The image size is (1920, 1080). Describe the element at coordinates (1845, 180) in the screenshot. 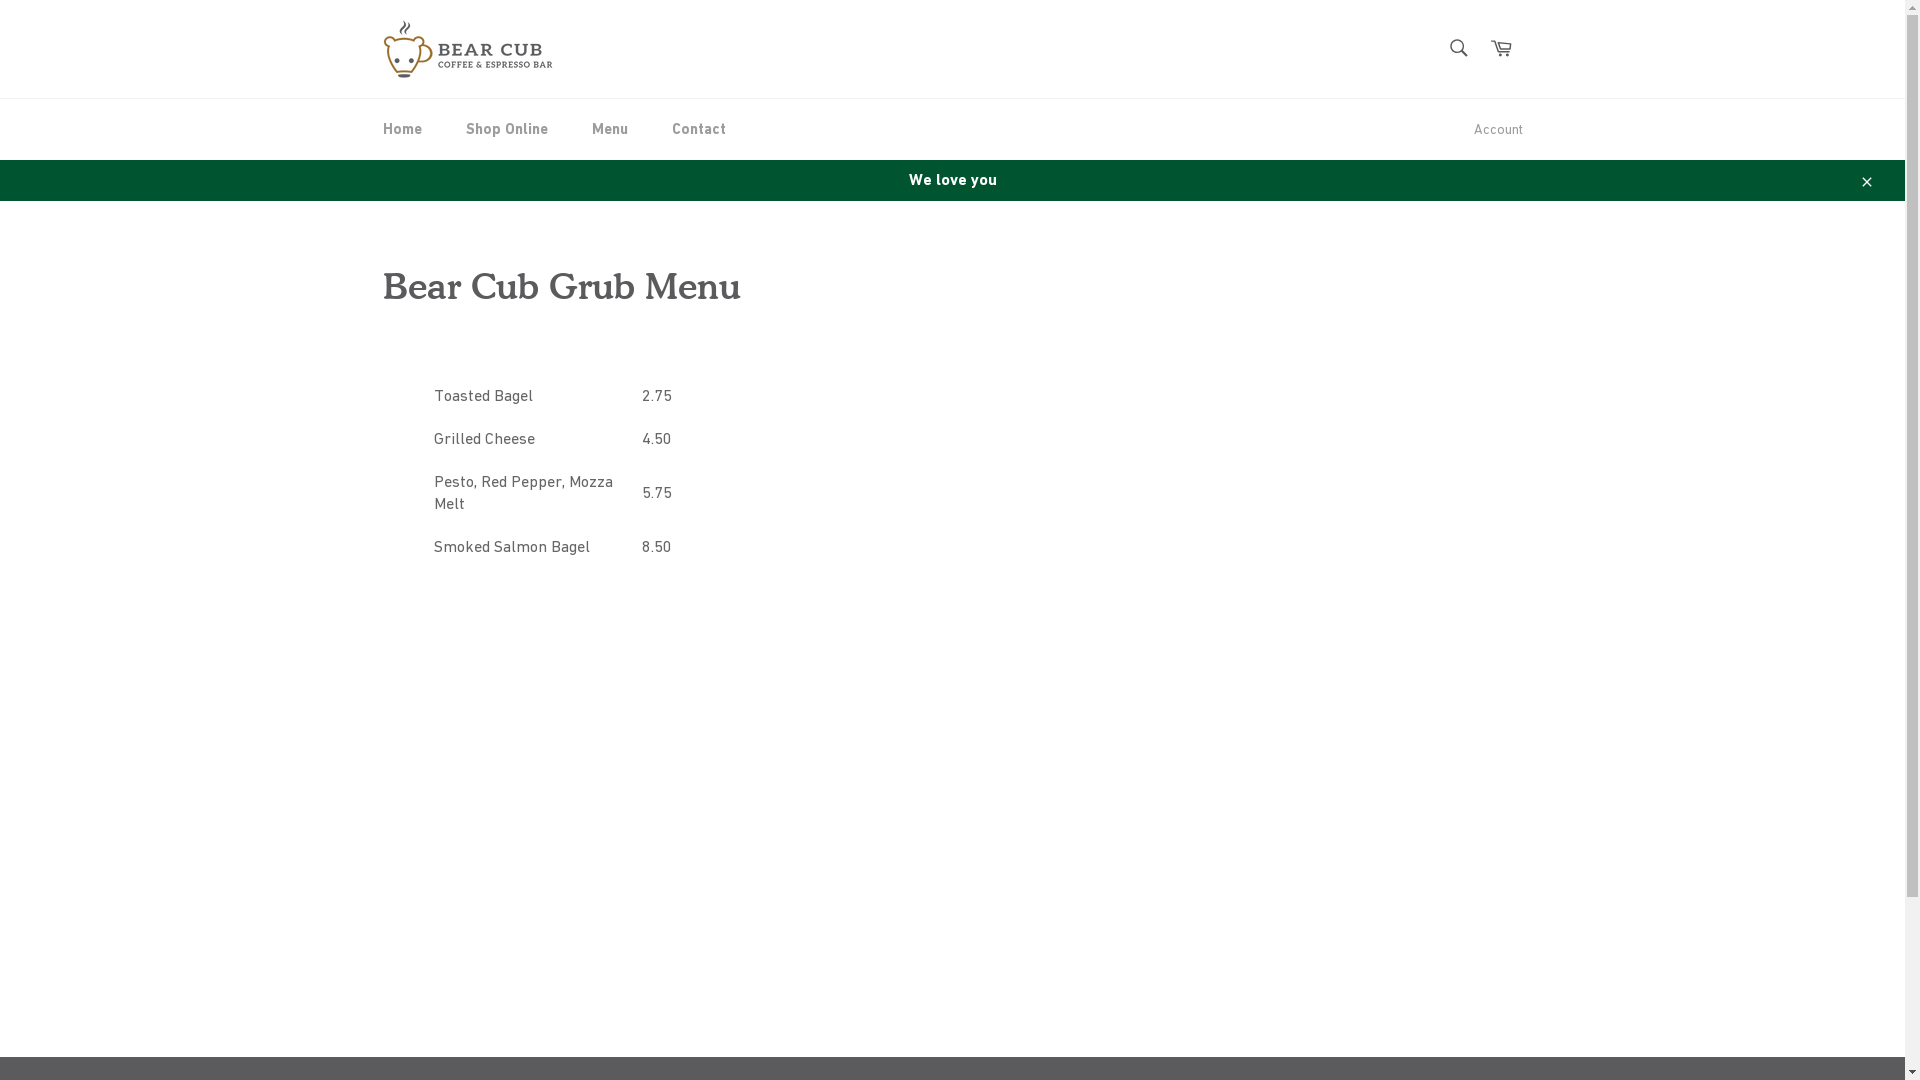

I see `'Close'` at that location.